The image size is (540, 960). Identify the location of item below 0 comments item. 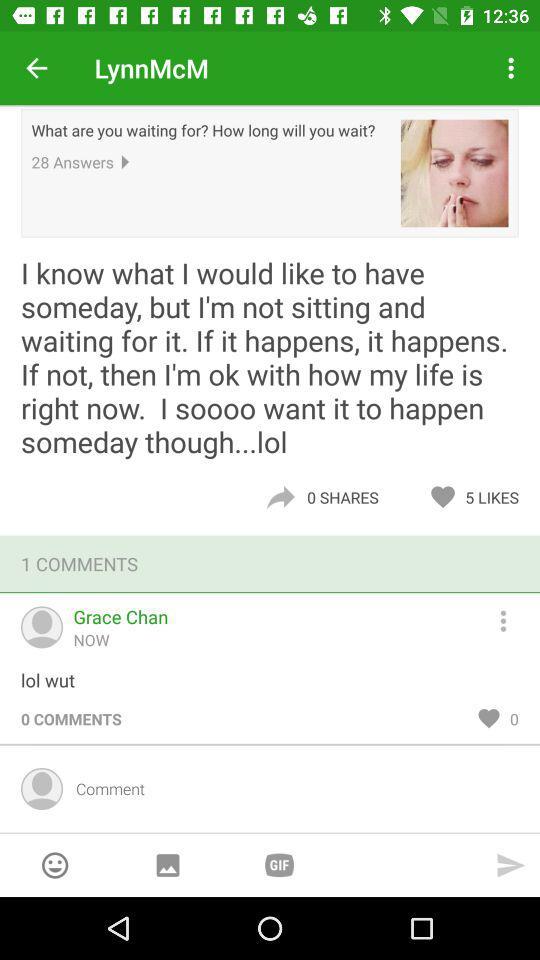
(290, 788).